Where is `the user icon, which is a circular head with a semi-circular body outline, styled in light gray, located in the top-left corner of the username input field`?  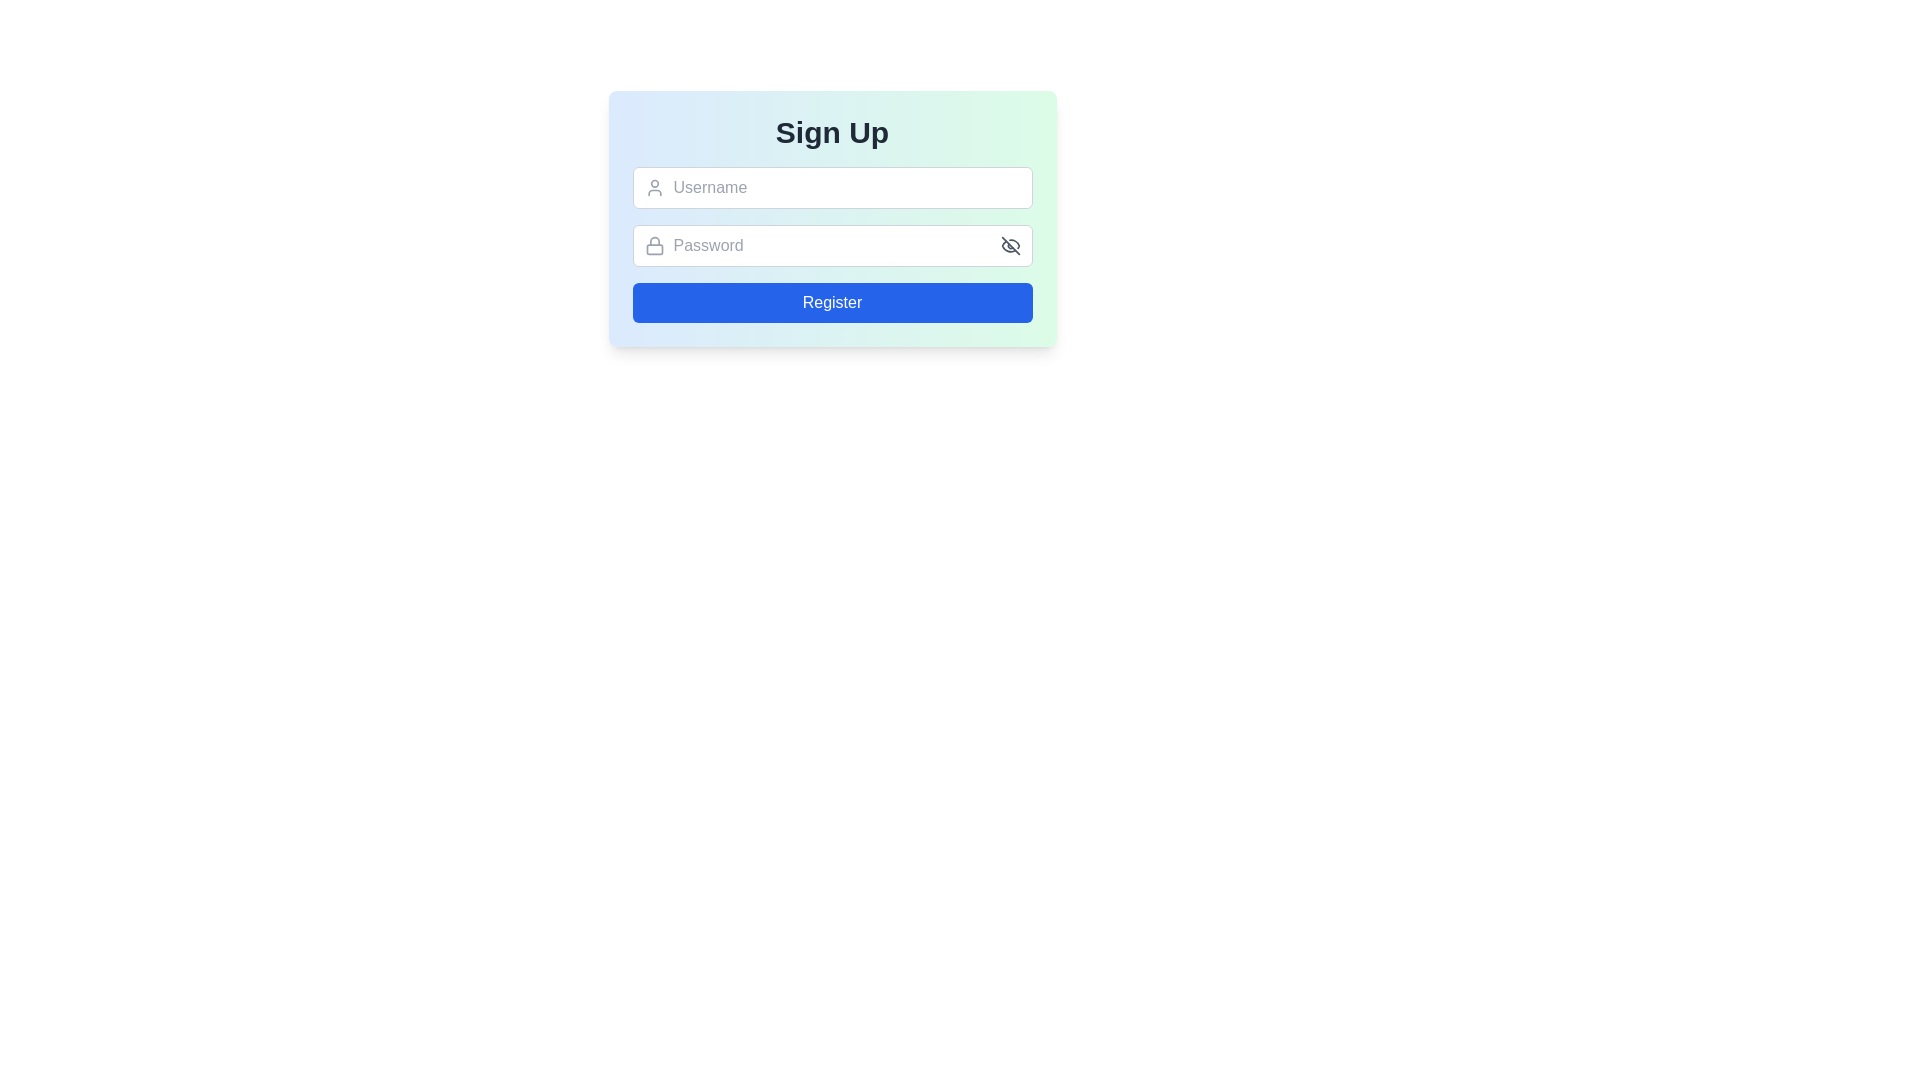
the user icon, which is a circular head with a semi-circular body outline, styled in light gray, located in the top-left corner of the username input field is located at coordinates (654, 188).